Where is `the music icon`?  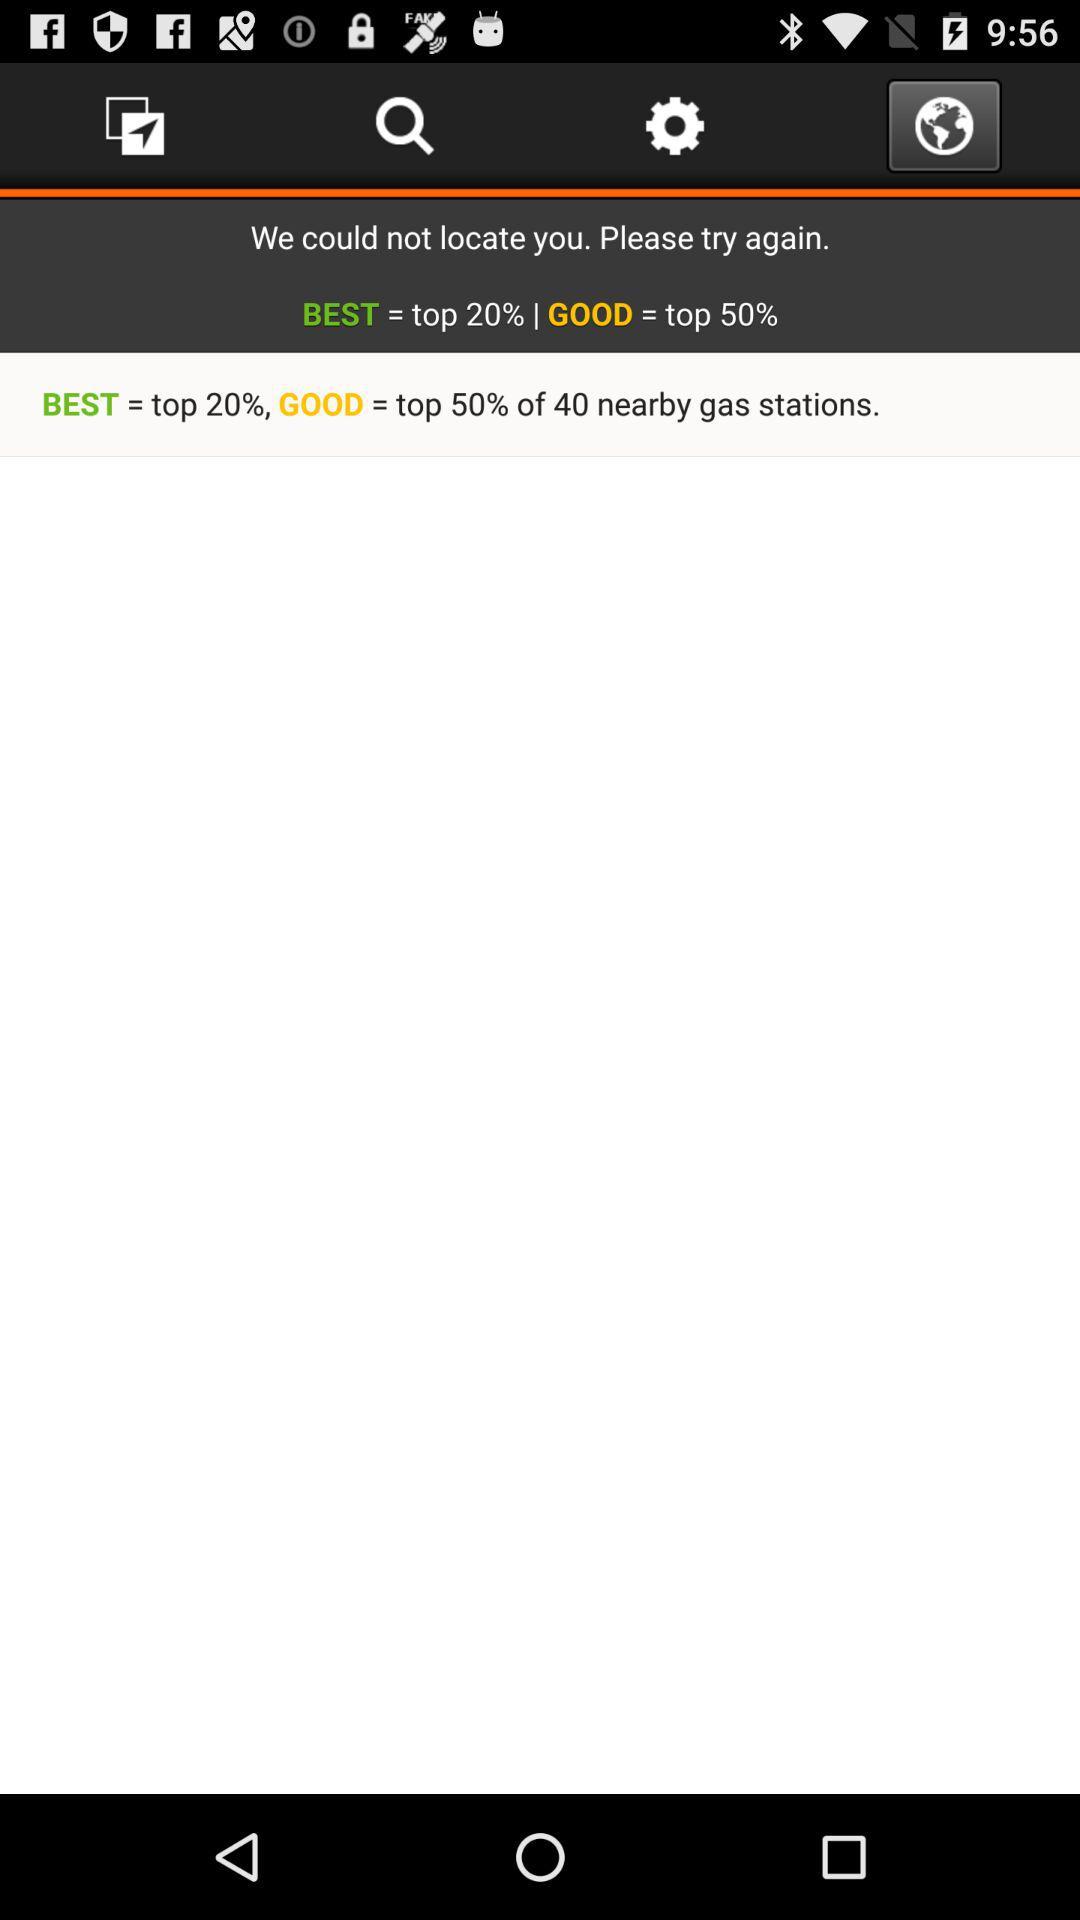 the music icon is located at coordinates (135, 133).